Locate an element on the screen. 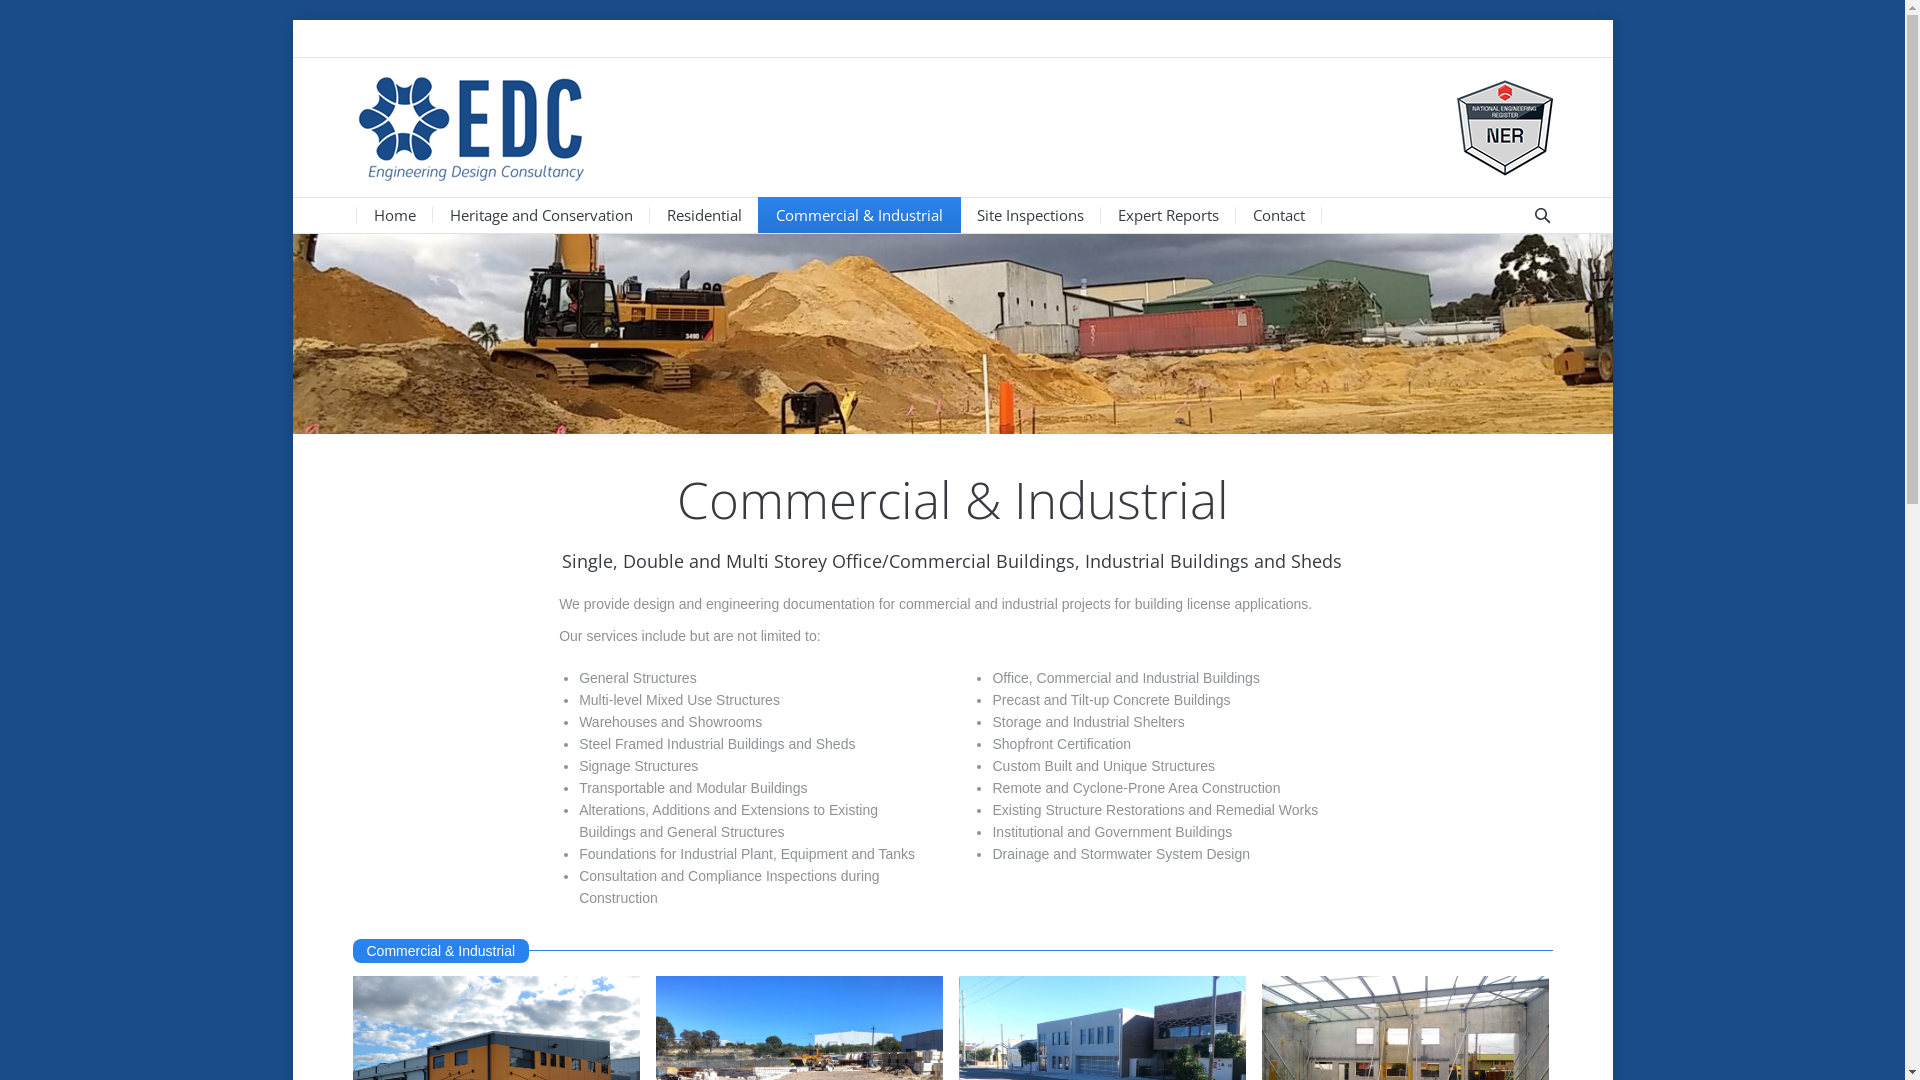  'Commercial & Industrial' is located at coordinates (859, 215).